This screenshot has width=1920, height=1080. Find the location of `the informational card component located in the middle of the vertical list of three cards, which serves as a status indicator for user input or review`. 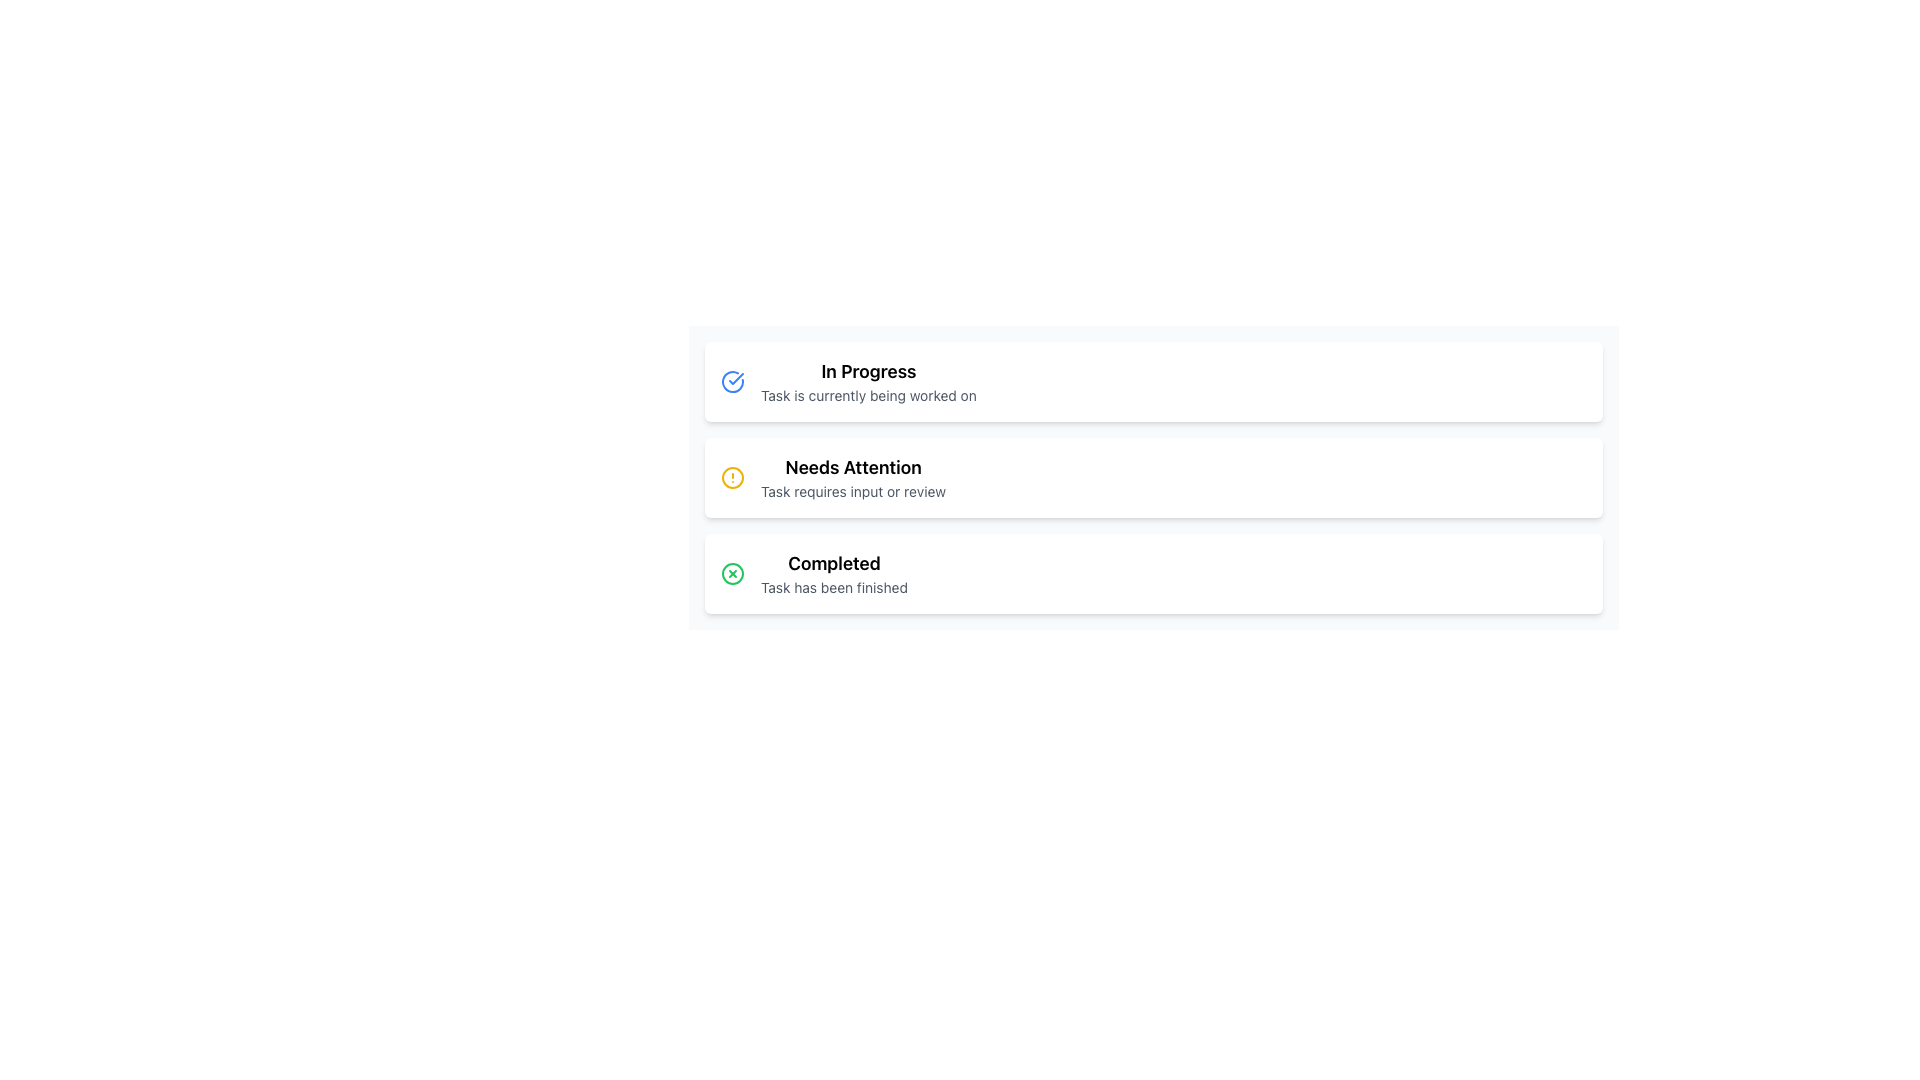

the informational card component located in the middle of the vertical list of three cards, which serves as a status indicator for user input or review is located at coordinates (1153, 478).